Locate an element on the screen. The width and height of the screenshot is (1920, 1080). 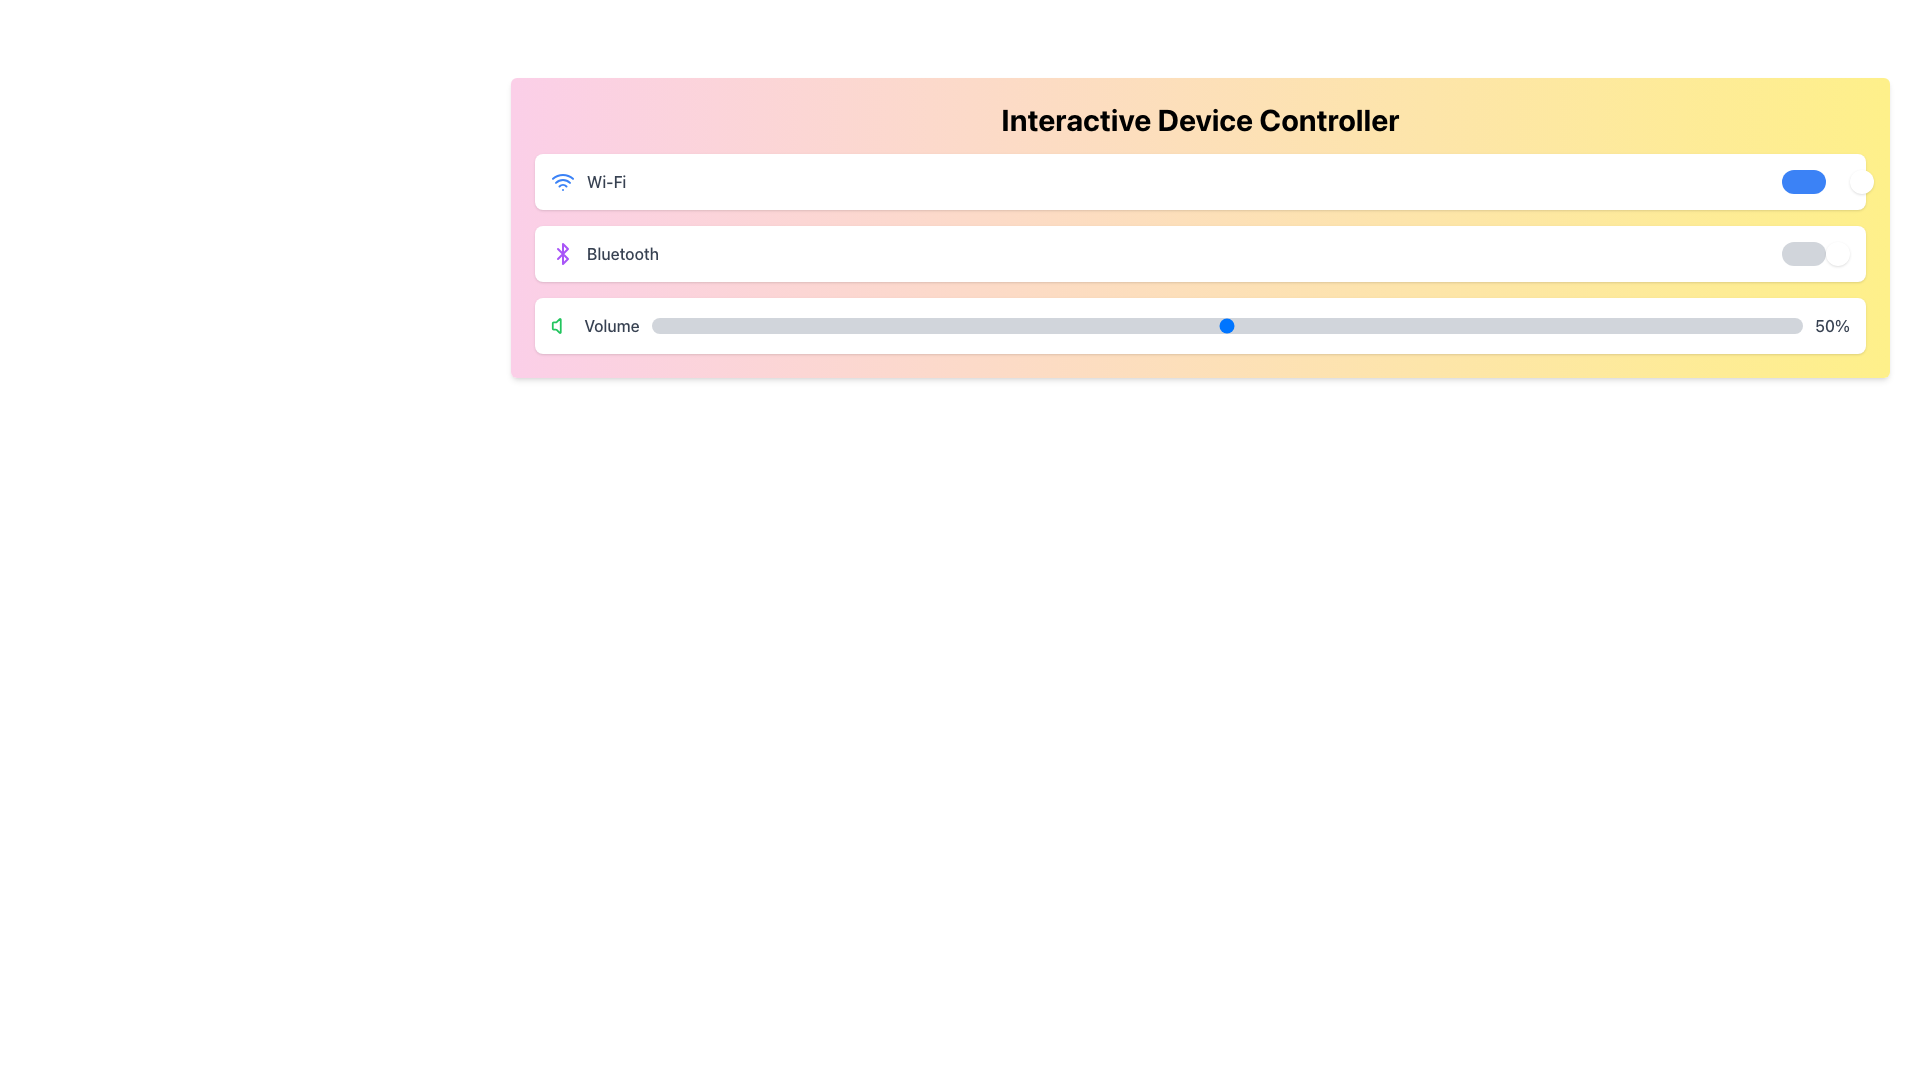
volume is located at coordinates (1319, 325).